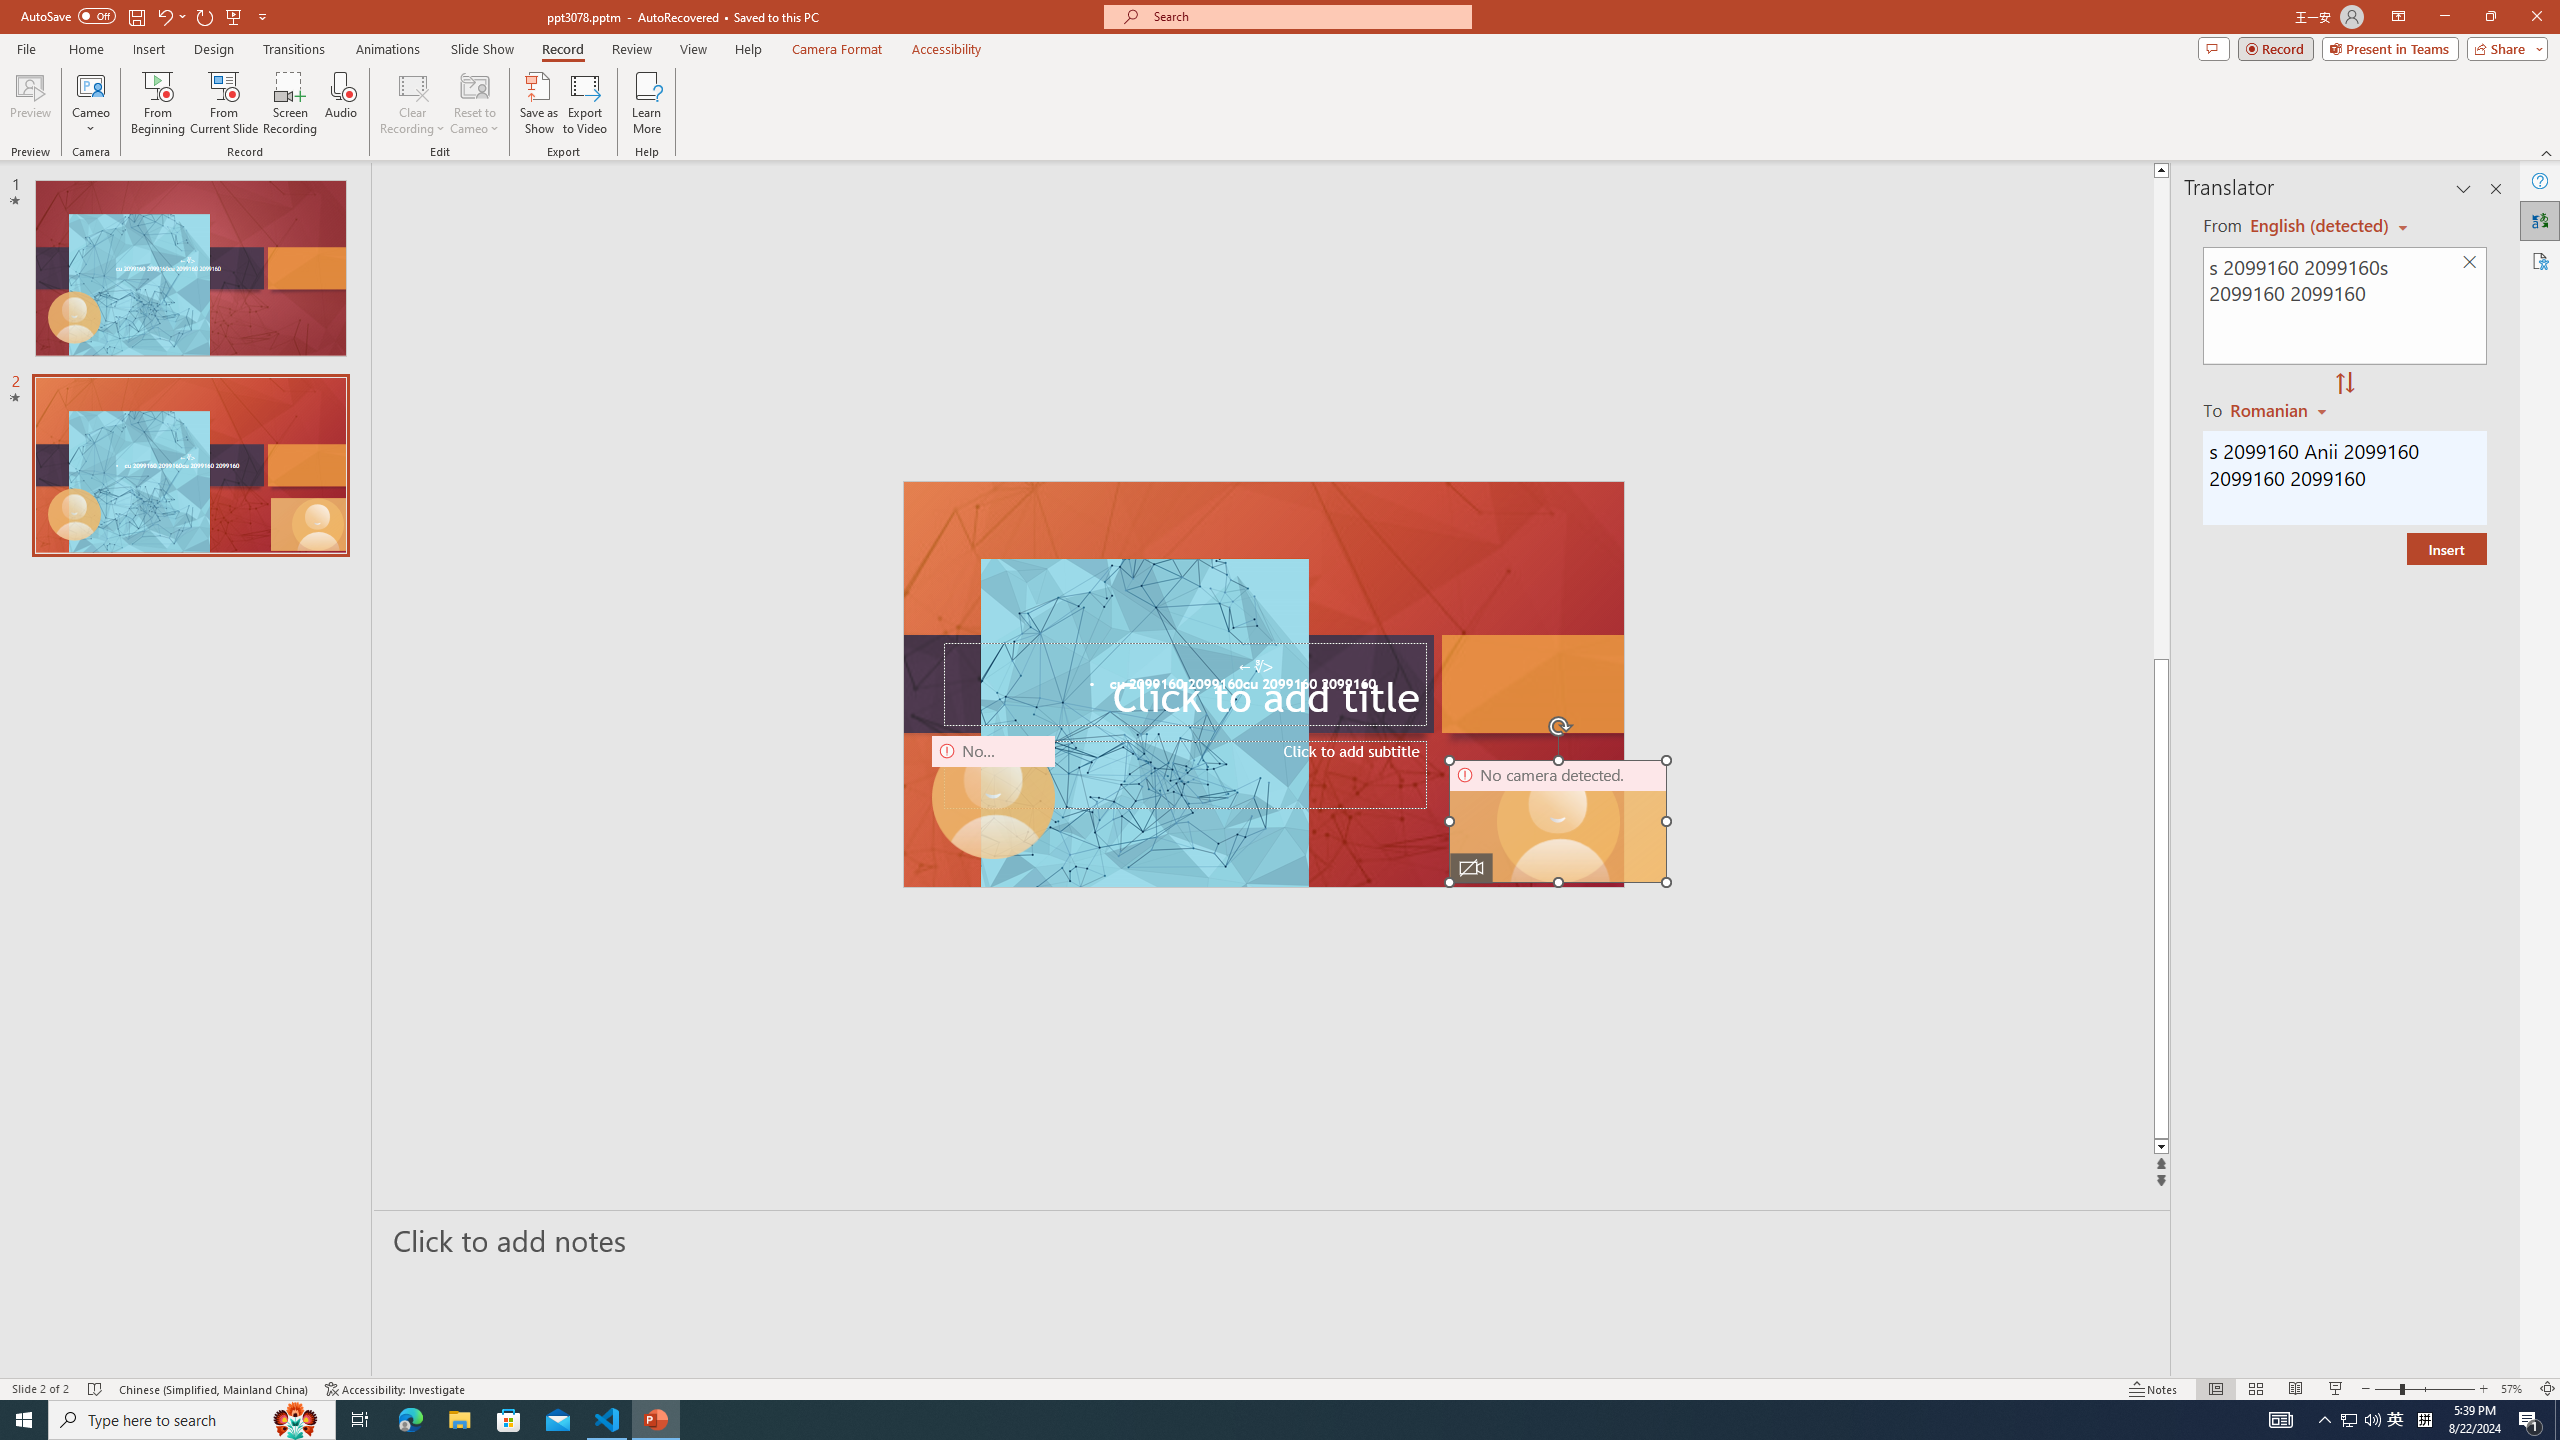  What do you see at coordinates (538, 103) in the screenshot?
I see `'Save as Show'` at bounding box center [538, 103].